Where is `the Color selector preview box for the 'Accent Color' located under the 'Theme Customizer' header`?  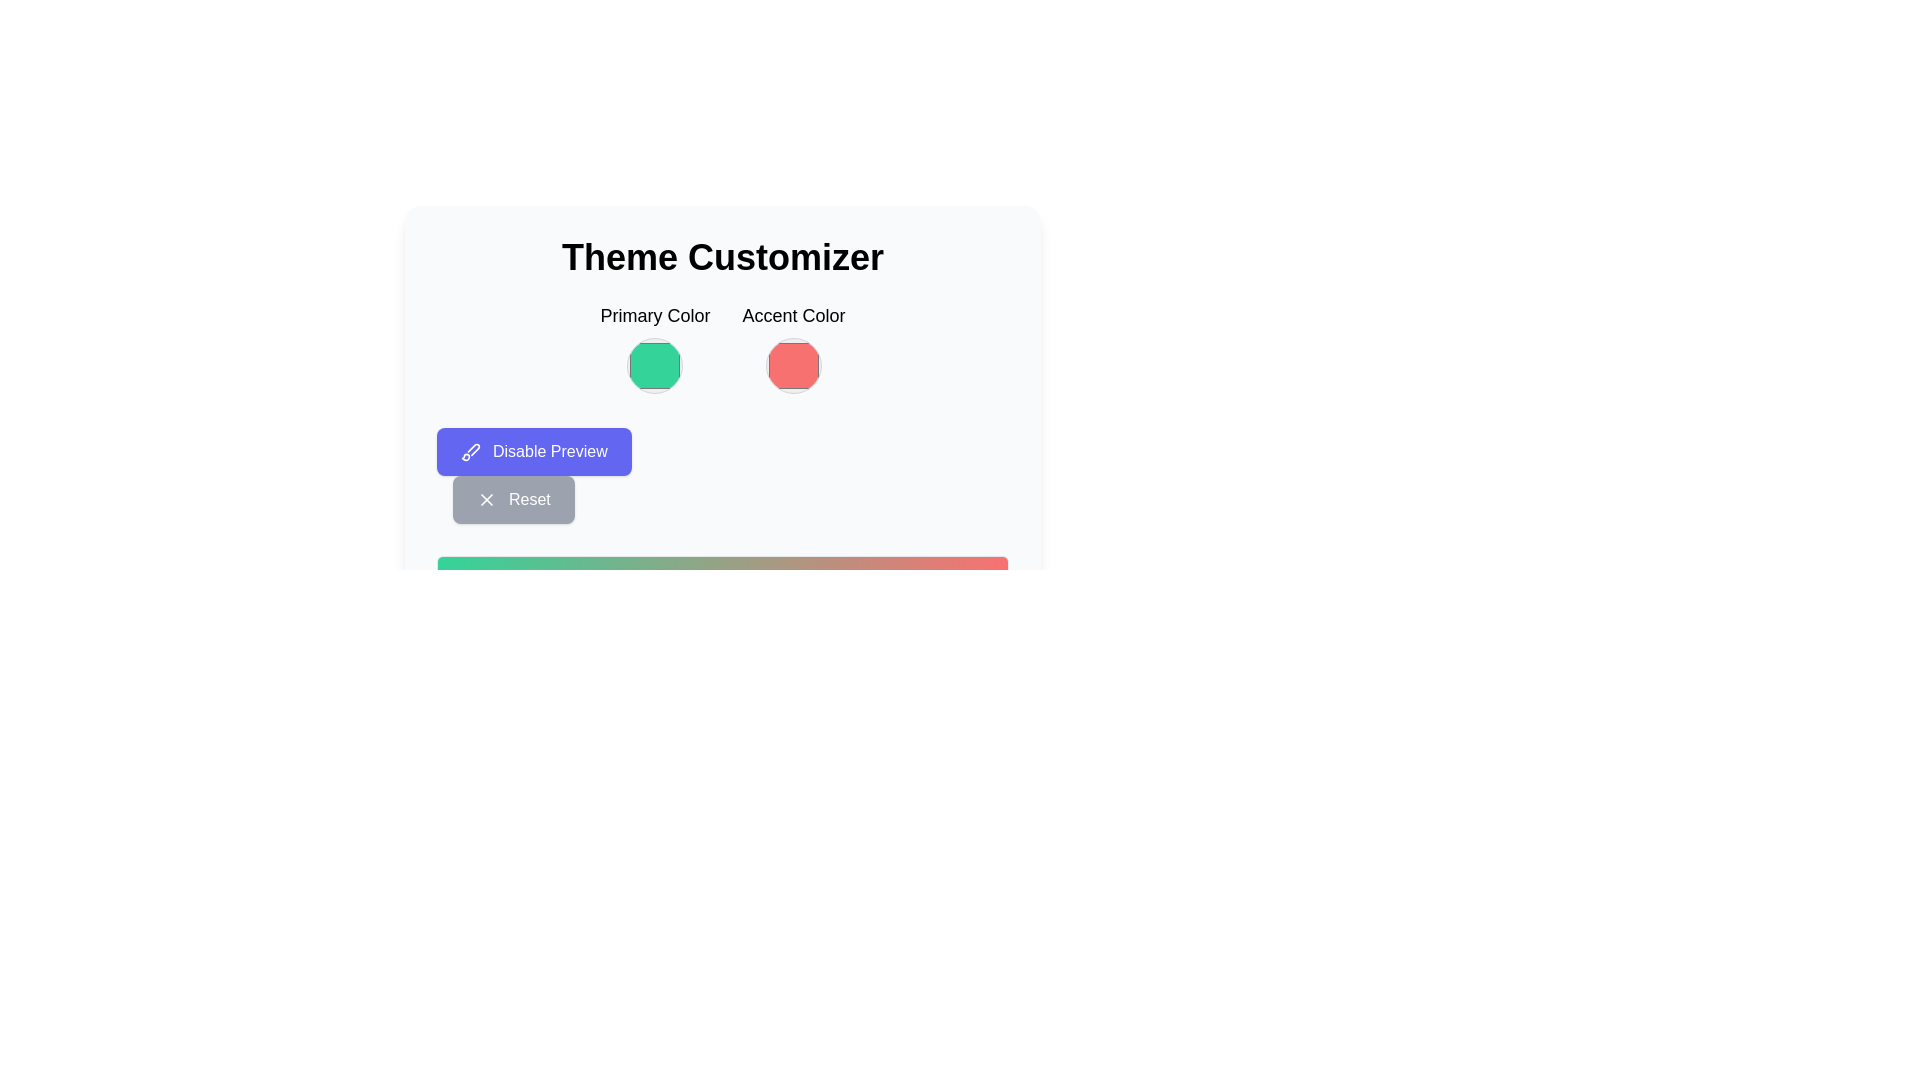 the Color selector preview box for the 'Accent Color' located under the 'Theme Customizer' header is located at coordinates (792, 347).